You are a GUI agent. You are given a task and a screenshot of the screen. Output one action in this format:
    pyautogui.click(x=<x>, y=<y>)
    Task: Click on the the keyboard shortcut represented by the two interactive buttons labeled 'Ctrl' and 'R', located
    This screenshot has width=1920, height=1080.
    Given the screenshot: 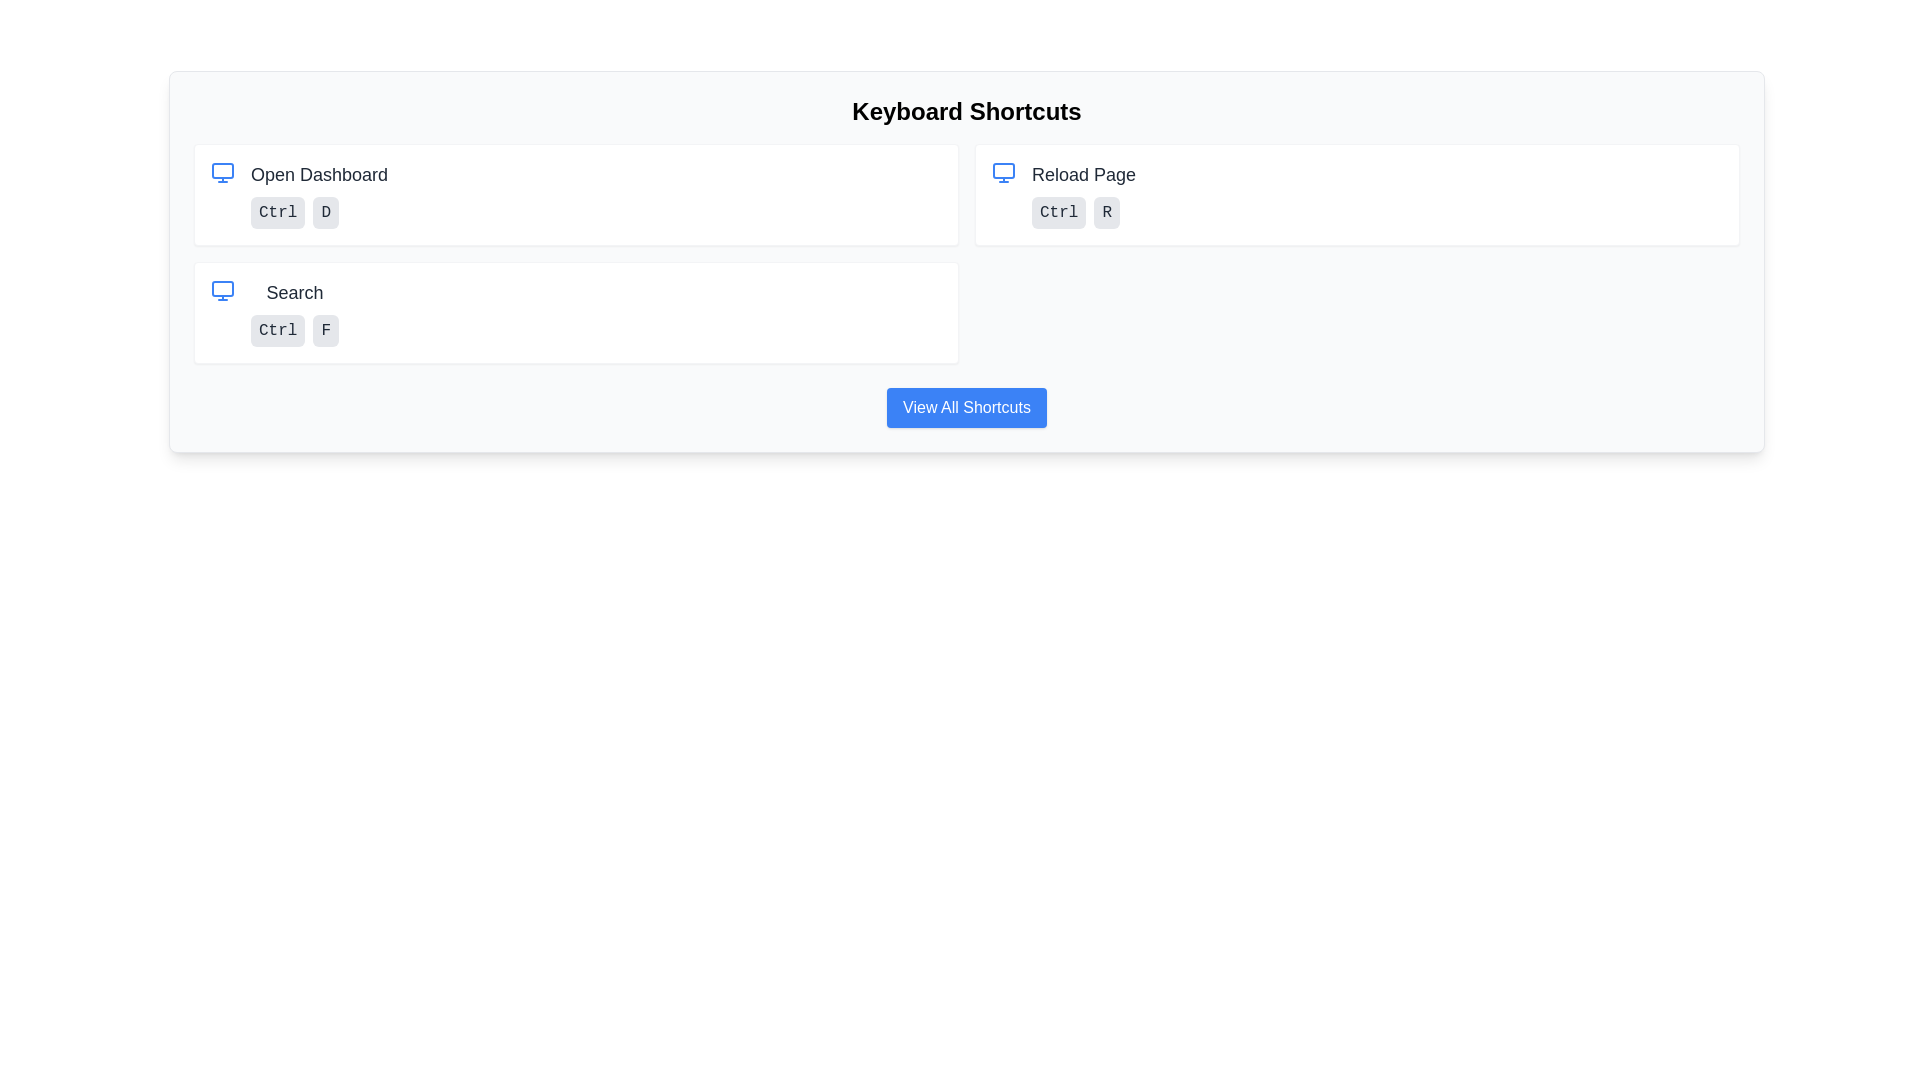 What is the action you would take?
    pyautogui.click(x=1083, y=212)
    